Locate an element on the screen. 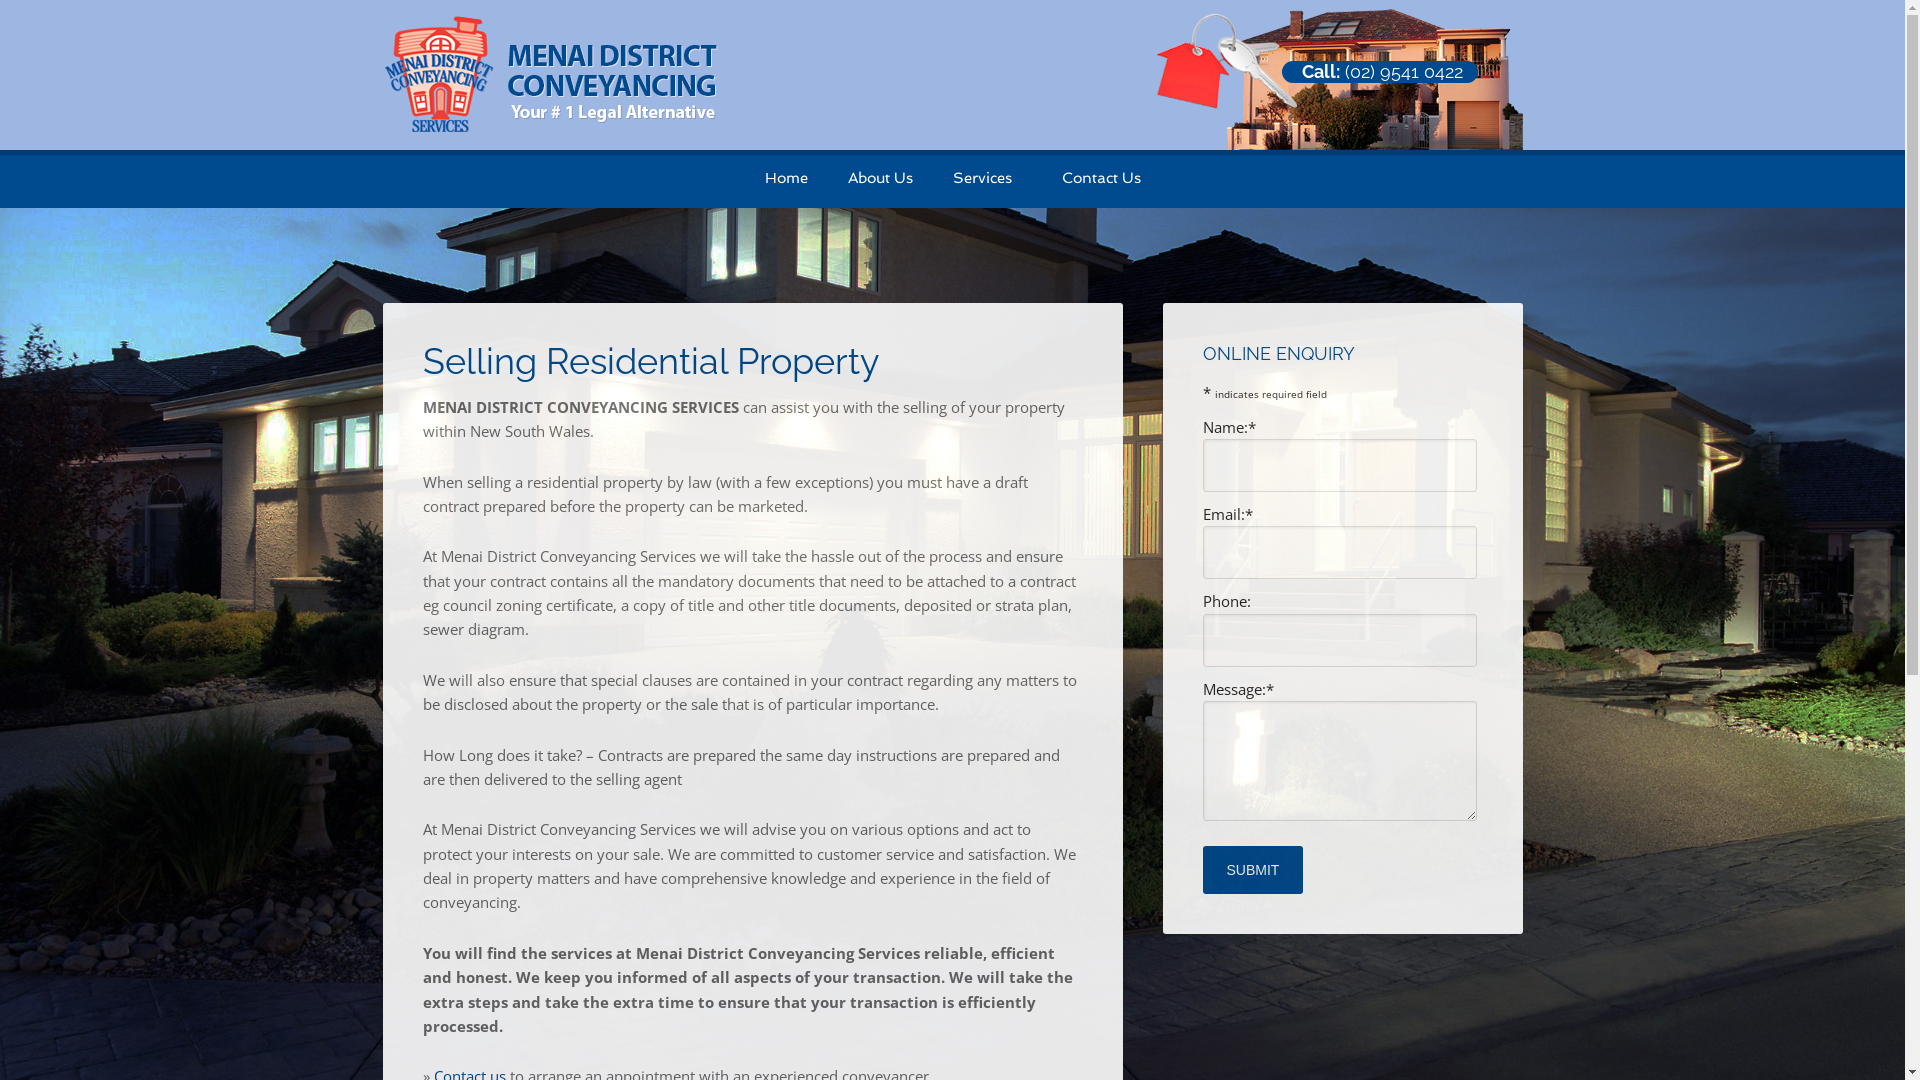 This screenshot has width=1920, height=1080. 'Contact Us' is located at coordinates (1100, 177).